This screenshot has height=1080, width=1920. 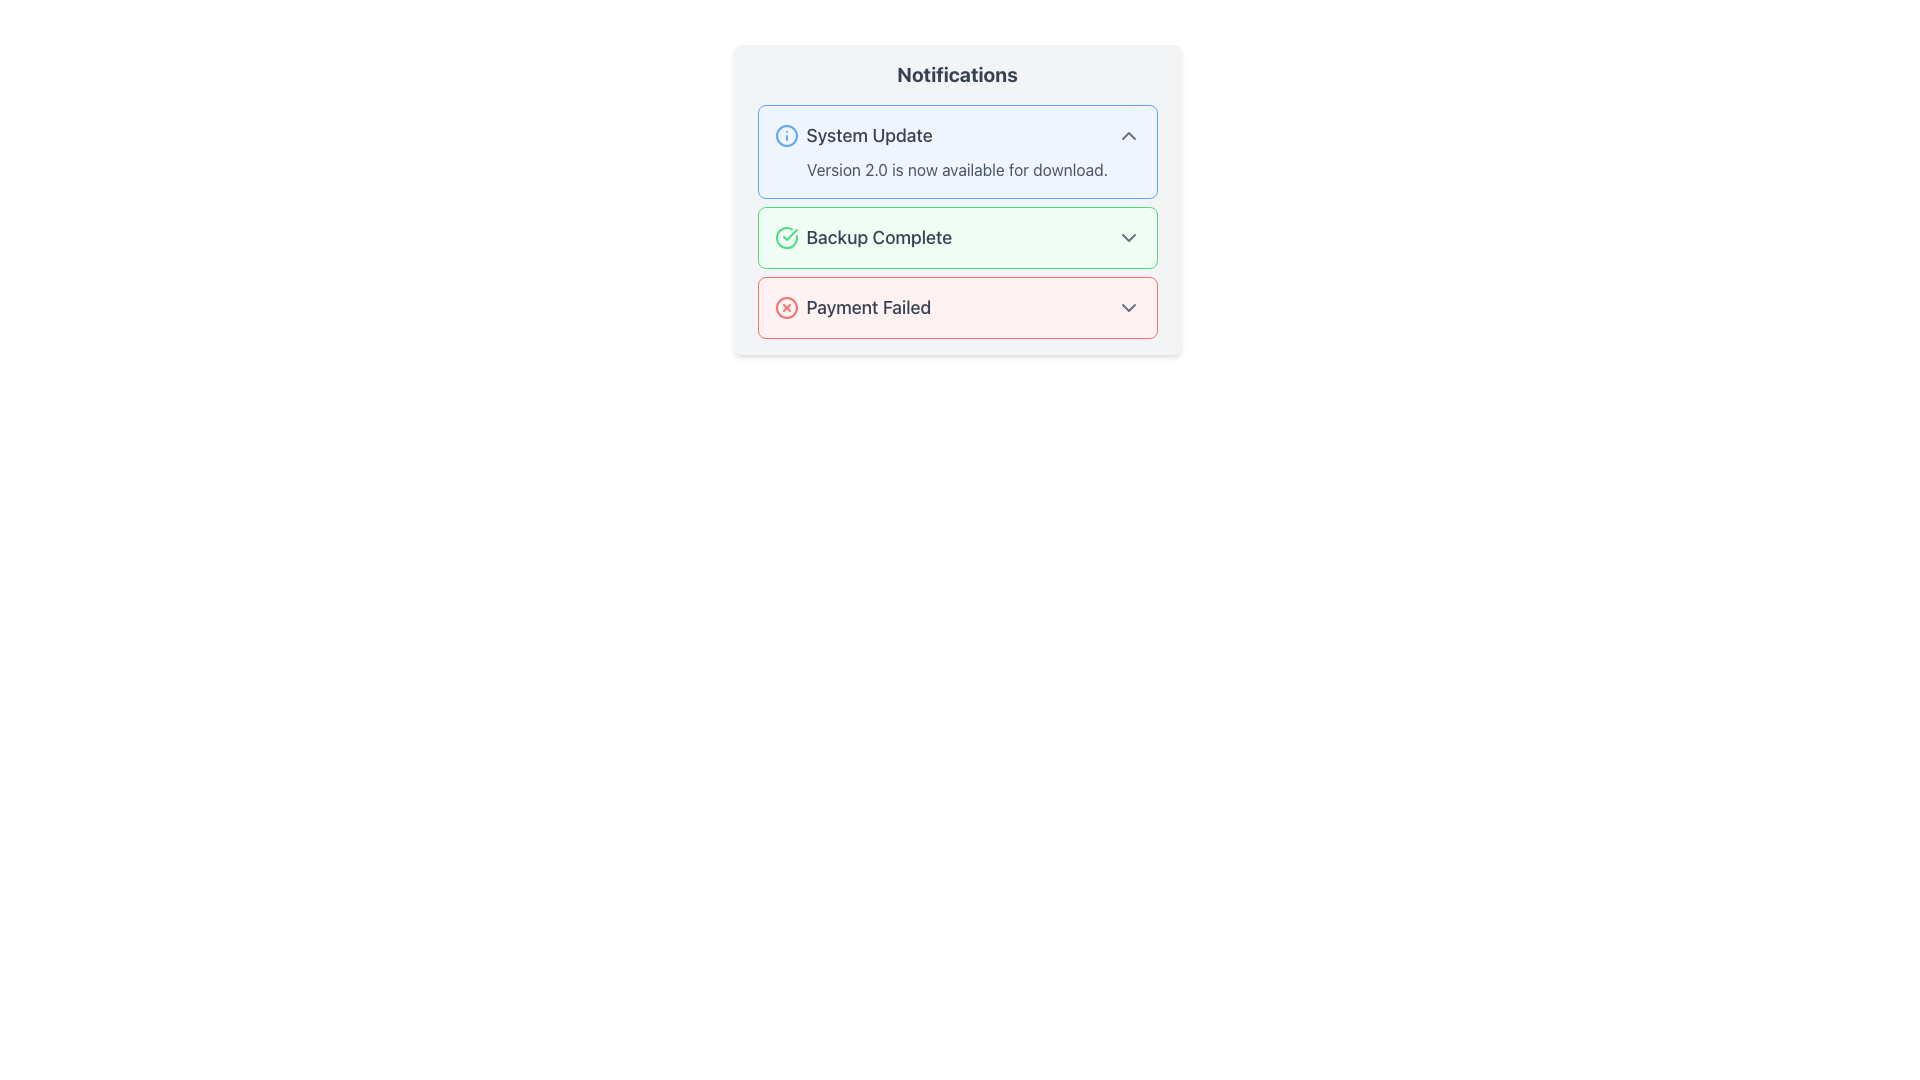 I want to click on text content of the Header label indicating a system update, which is the topmost element among the notification items, so click(x=853, y=135).